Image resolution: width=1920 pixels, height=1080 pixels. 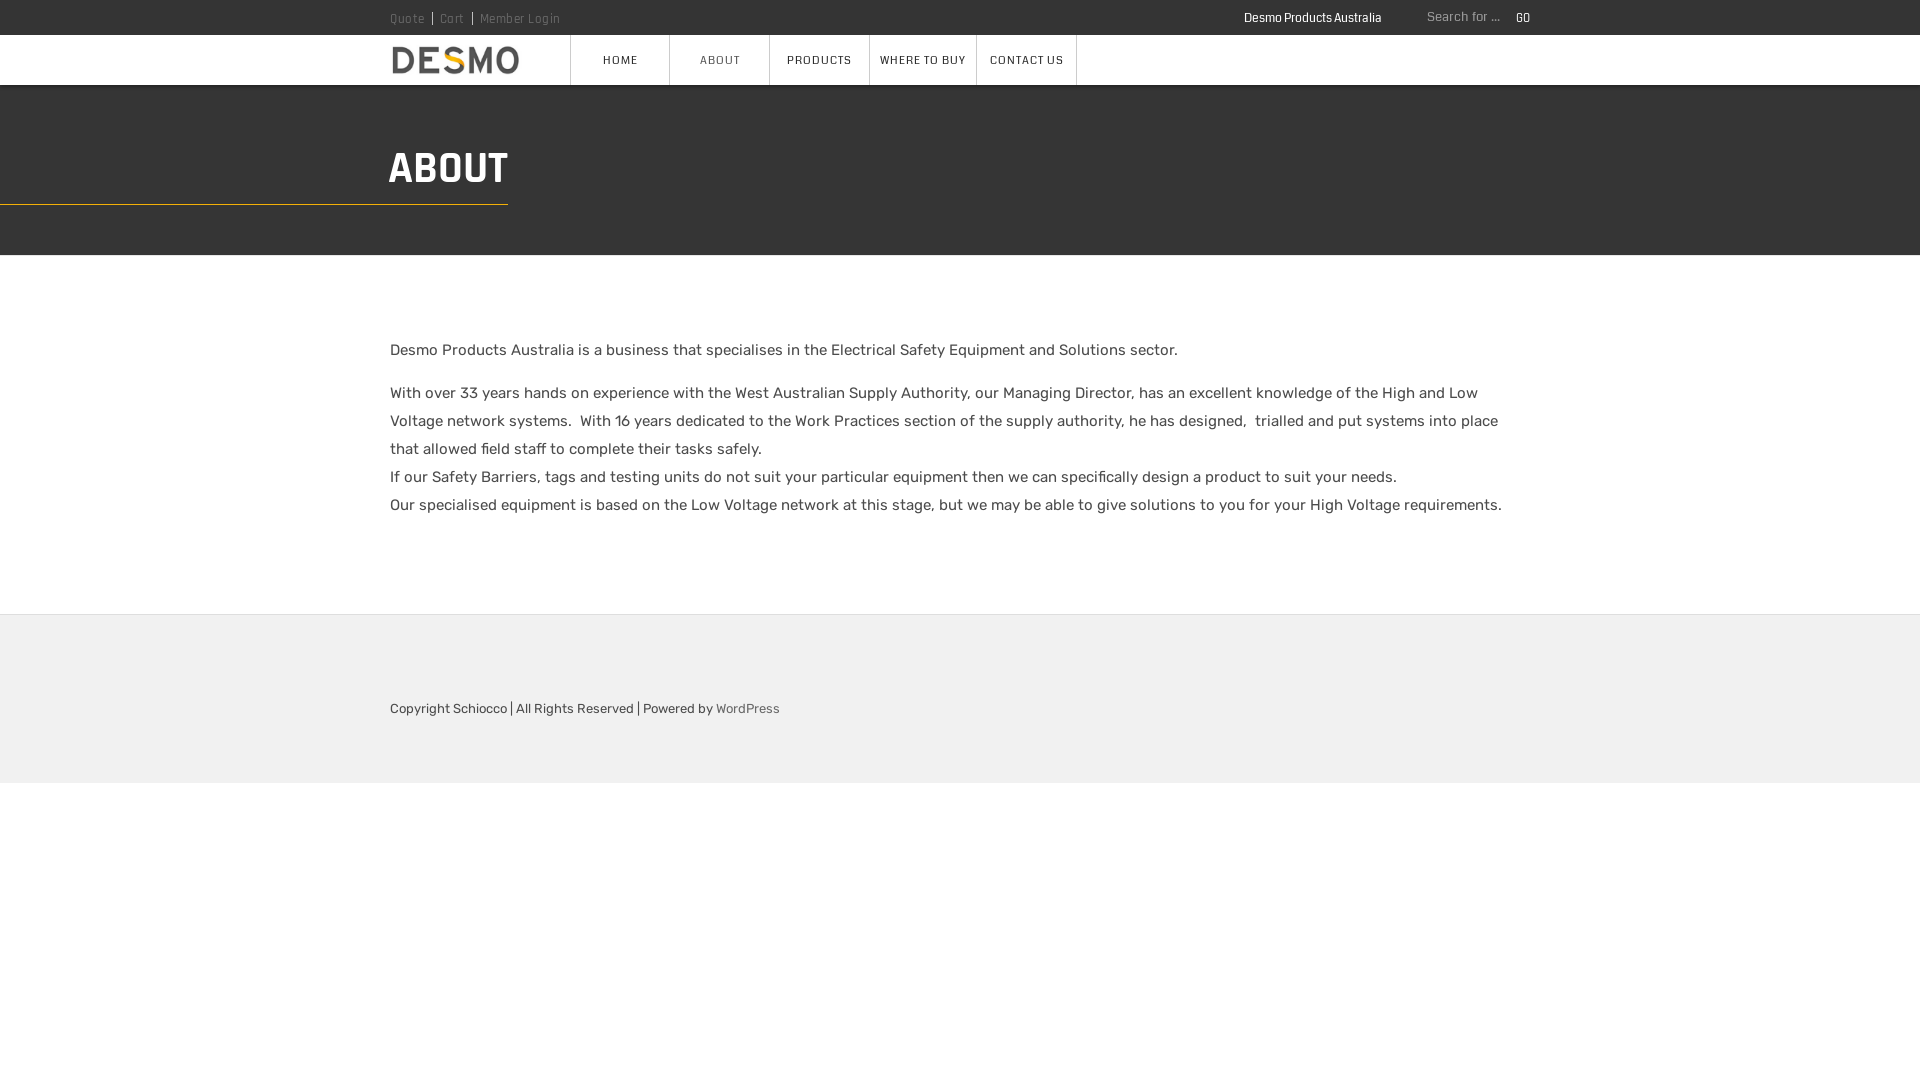 I want to click on 'Cart', so click(x=451, y=19).